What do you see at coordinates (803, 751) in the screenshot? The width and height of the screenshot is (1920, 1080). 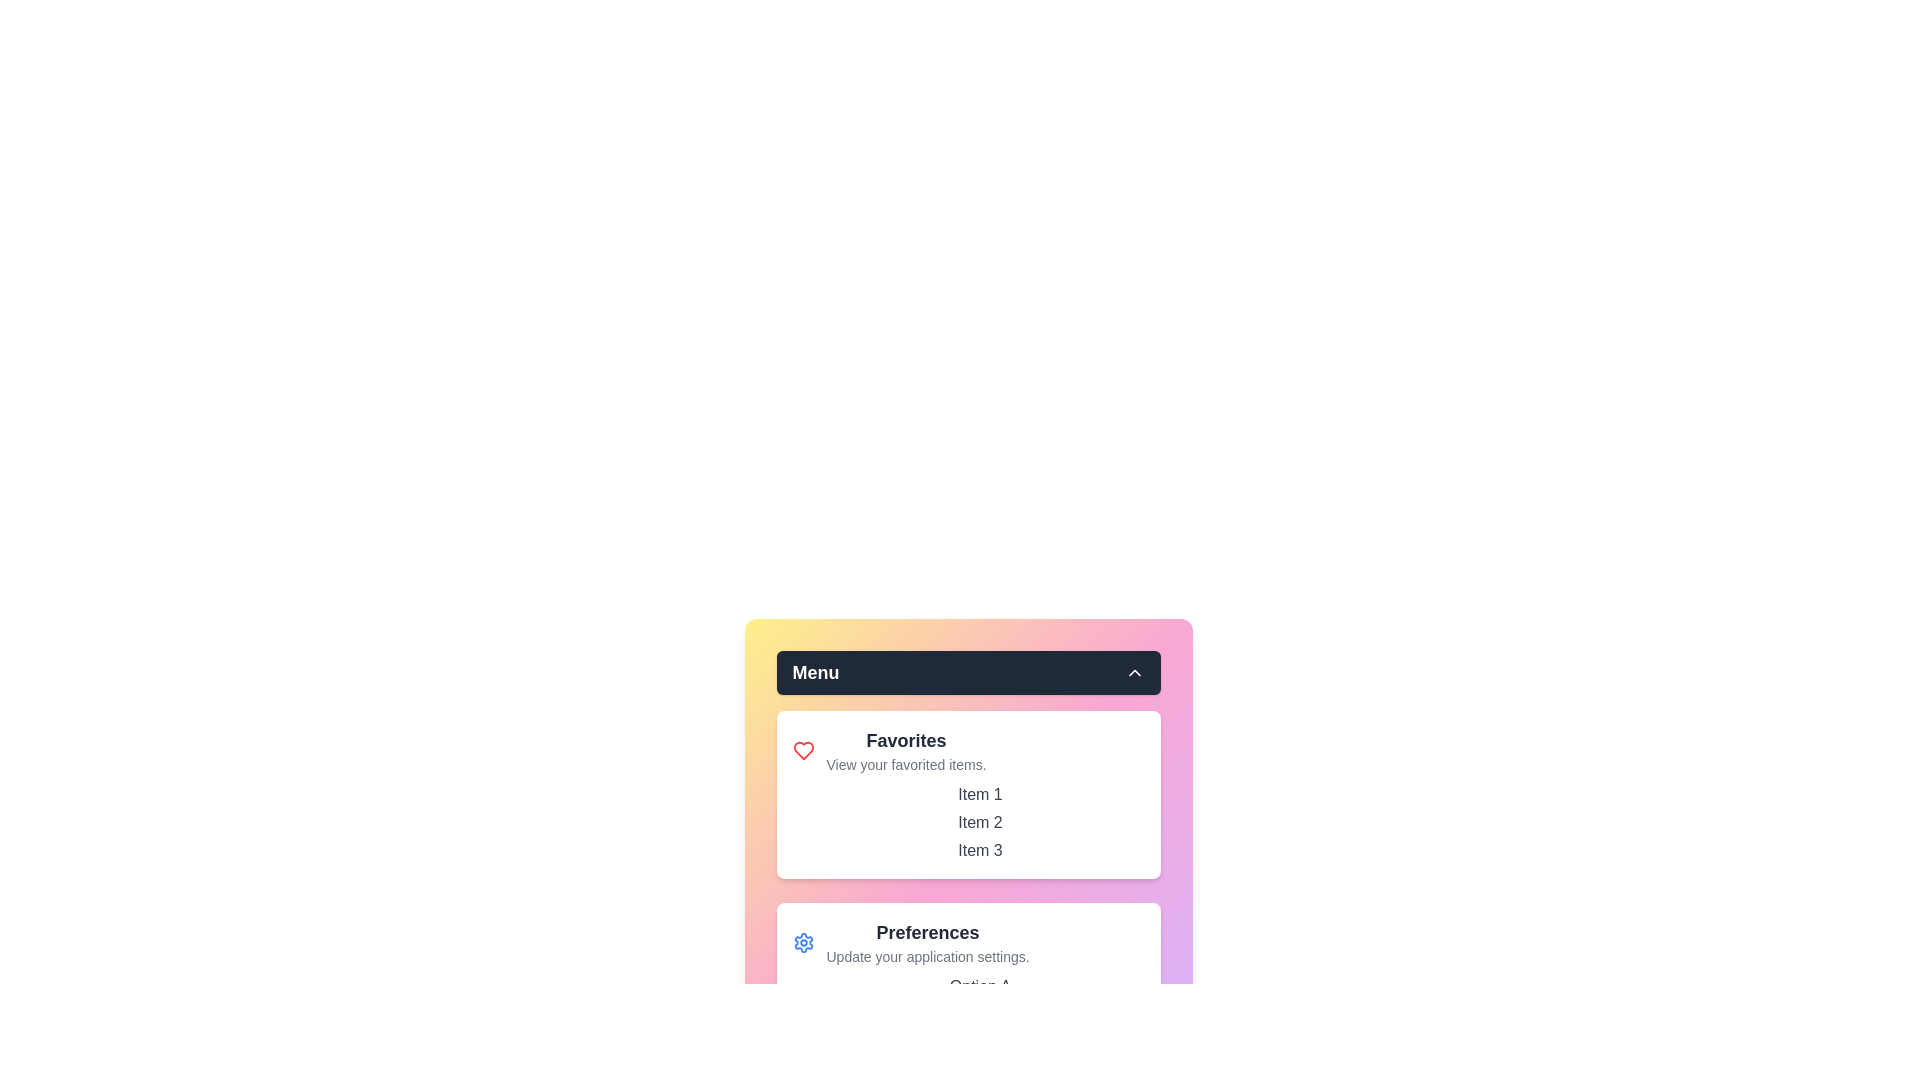 I see `the Favorites icon in the menu` at bounding box center [803, 751].